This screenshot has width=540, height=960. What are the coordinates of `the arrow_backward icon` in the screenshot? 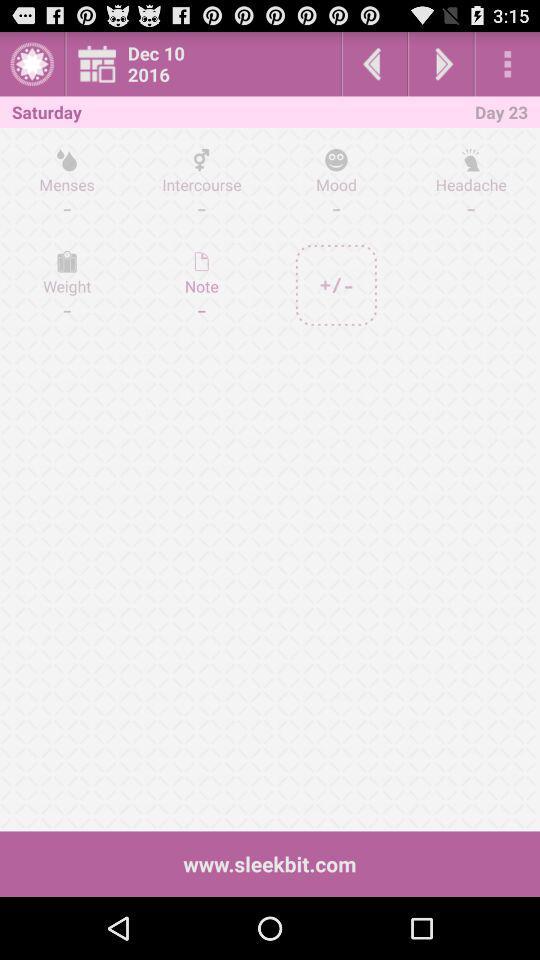 It's located at (374, 68).